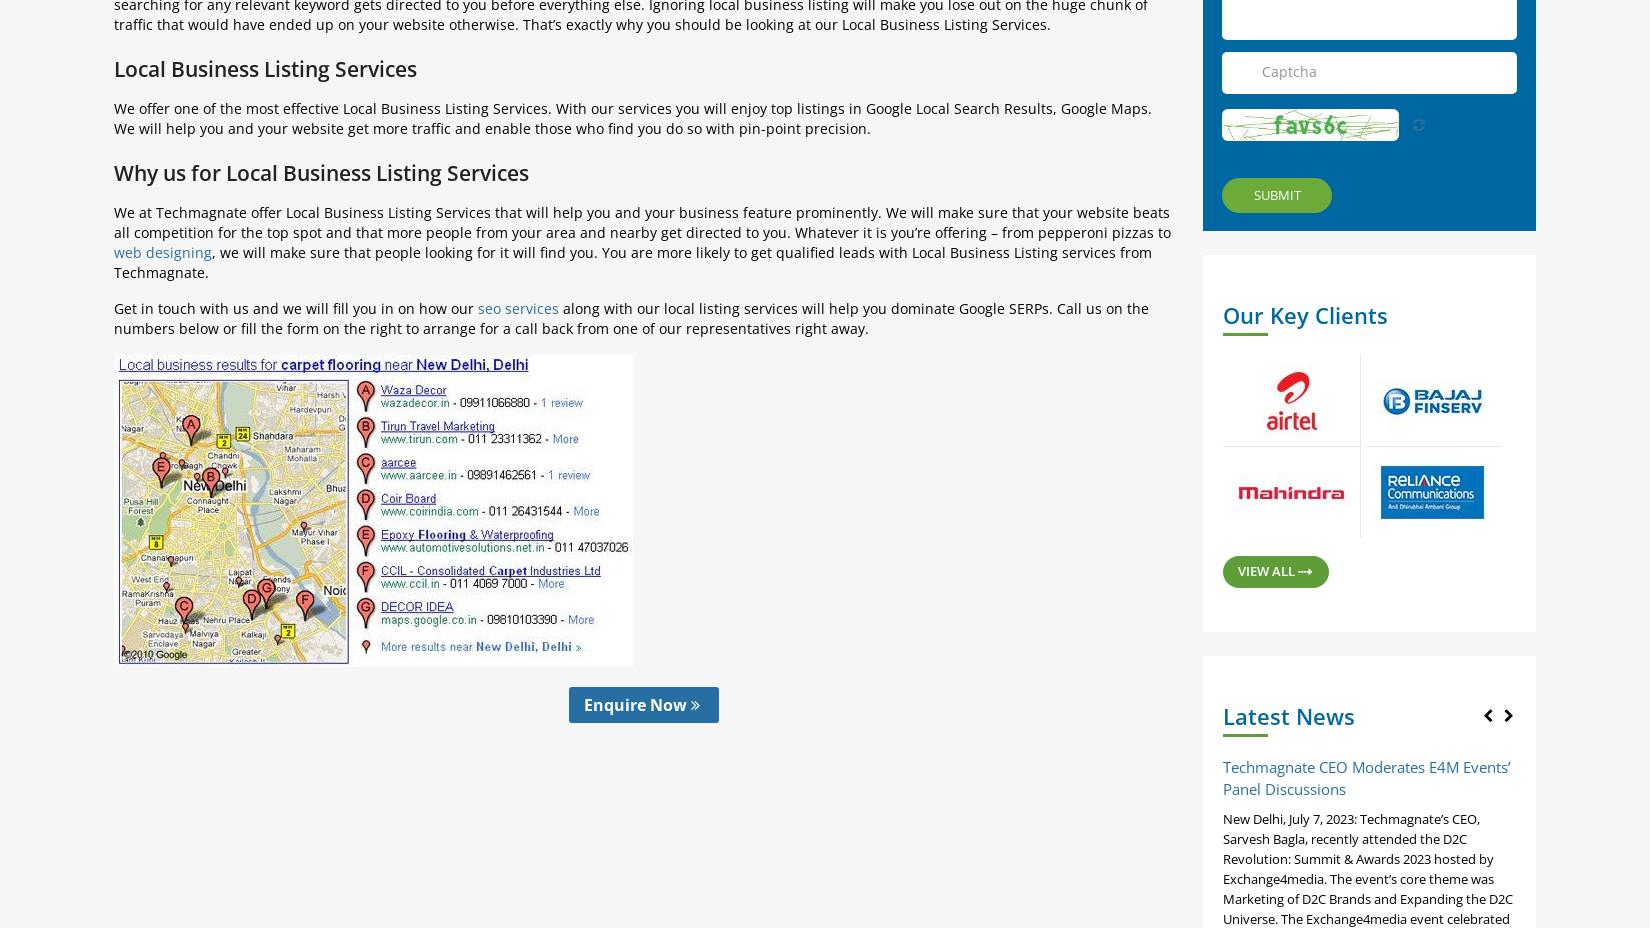 The image size is (1650, 928). Describe the element at coordinates (296, 307) in the screenshot. I see `'Get in touch with us and we will fill you in on how our'` at that location.